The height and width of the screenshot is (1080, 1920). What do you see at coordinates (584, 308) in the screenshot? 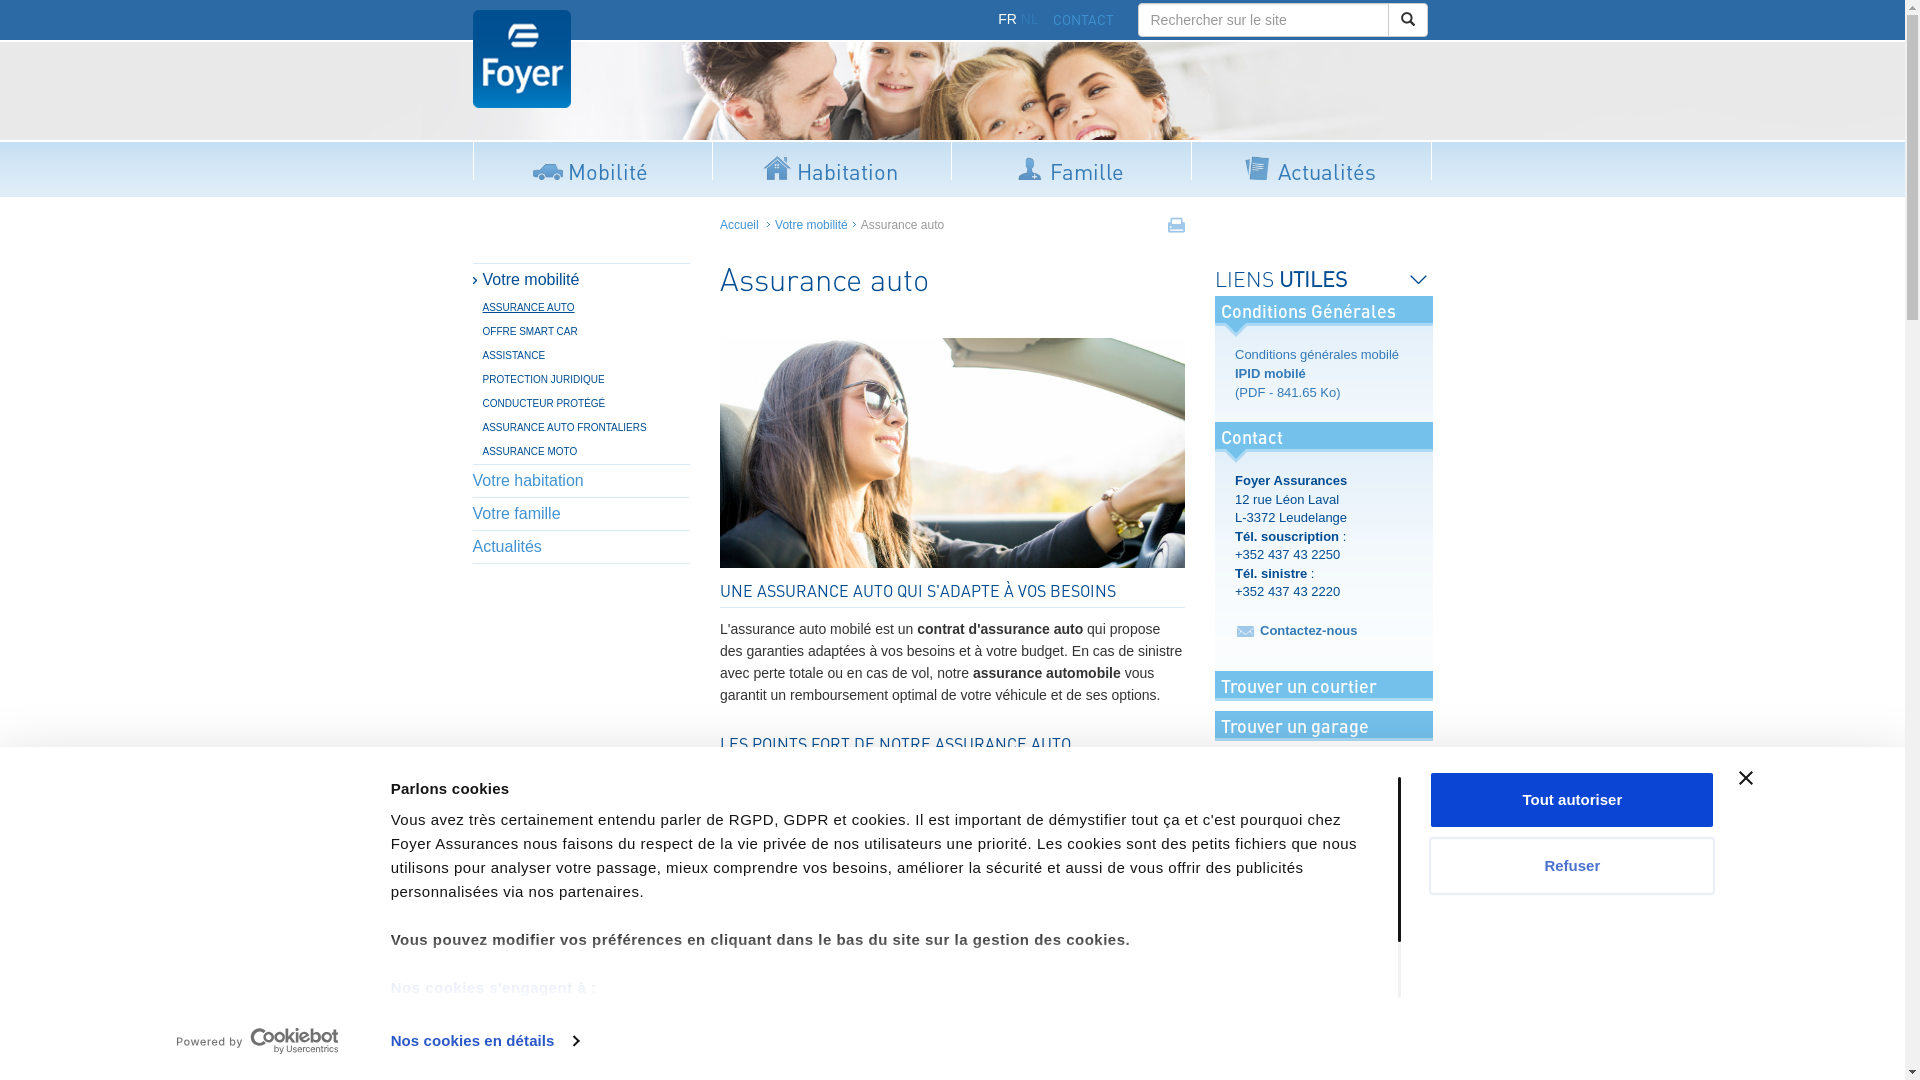
I see `'ASSURANCE AUTO'` at bounding box center [584, 308].